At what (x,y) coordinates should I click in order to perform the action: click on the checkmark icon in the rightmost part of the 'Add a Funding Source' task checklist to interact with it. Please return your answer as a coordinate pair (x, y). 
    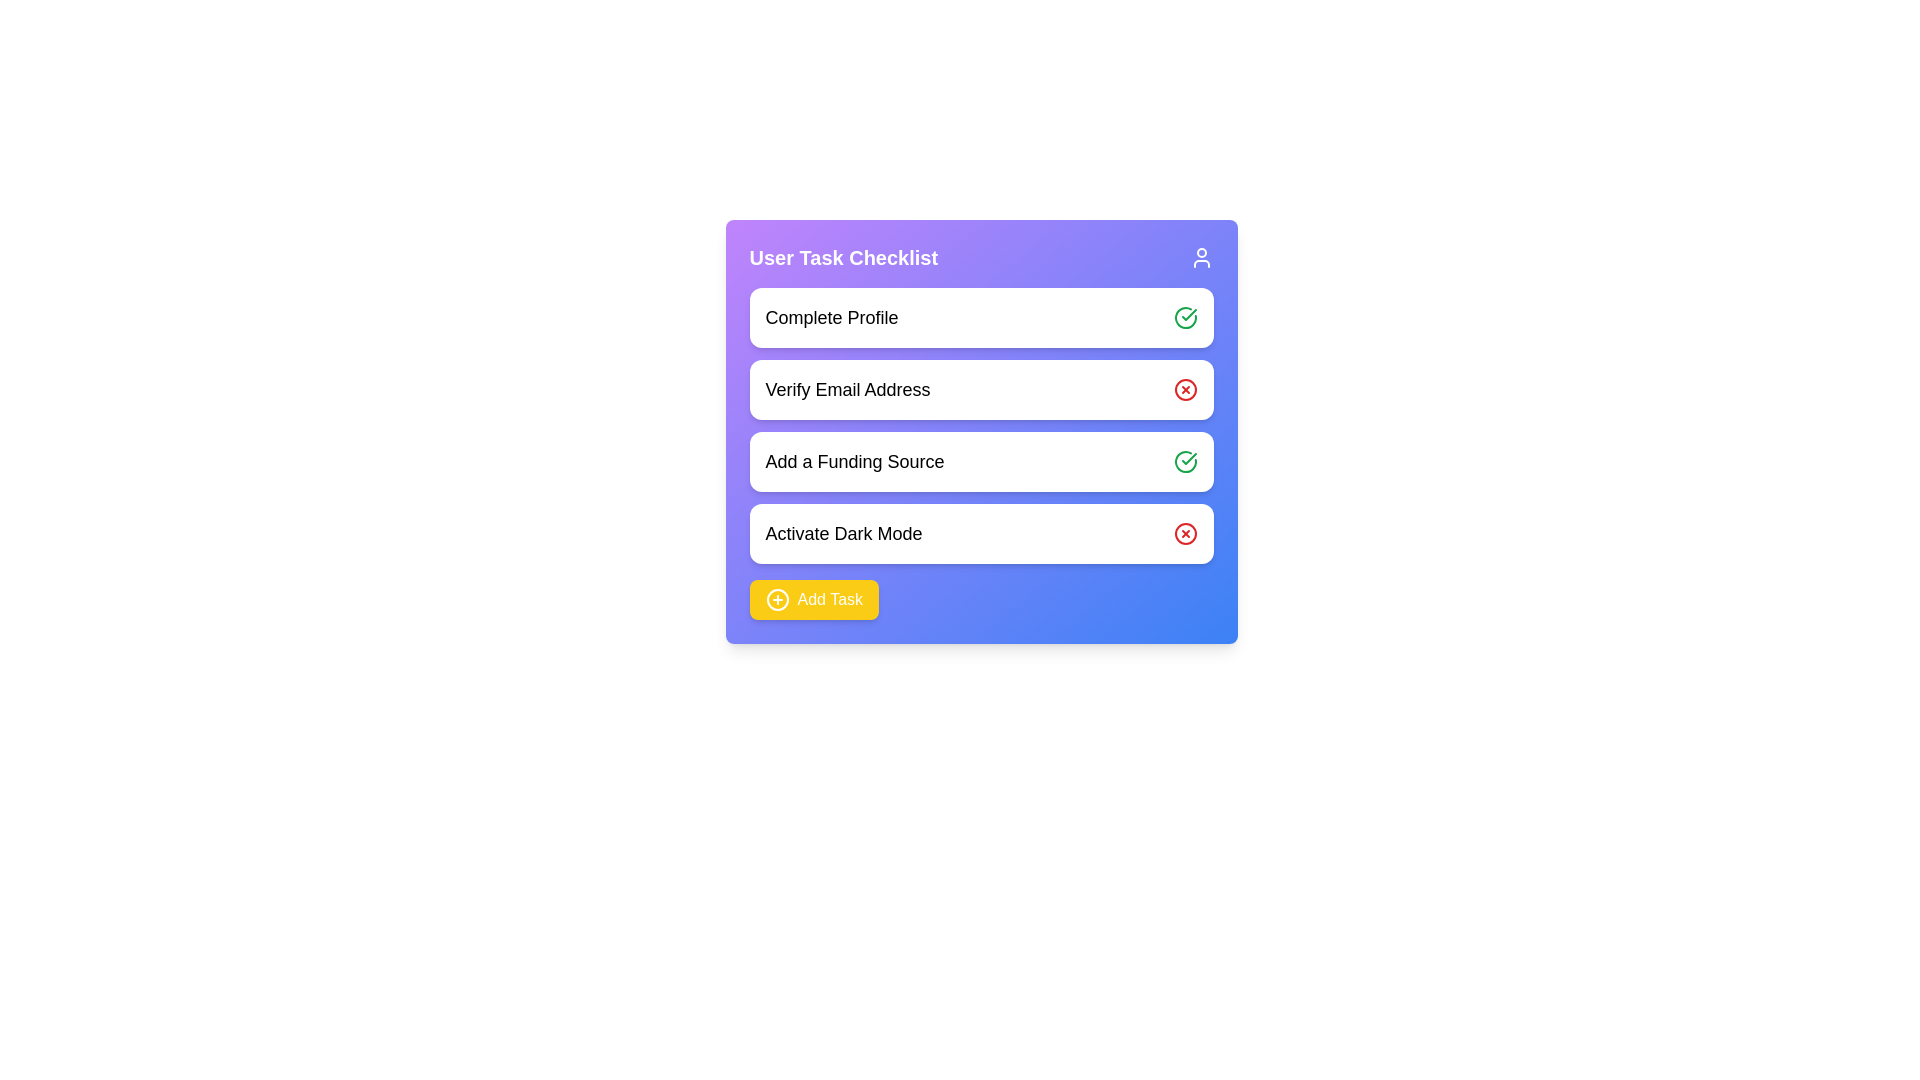
    Looking at the image, I should click on (1189, 315).